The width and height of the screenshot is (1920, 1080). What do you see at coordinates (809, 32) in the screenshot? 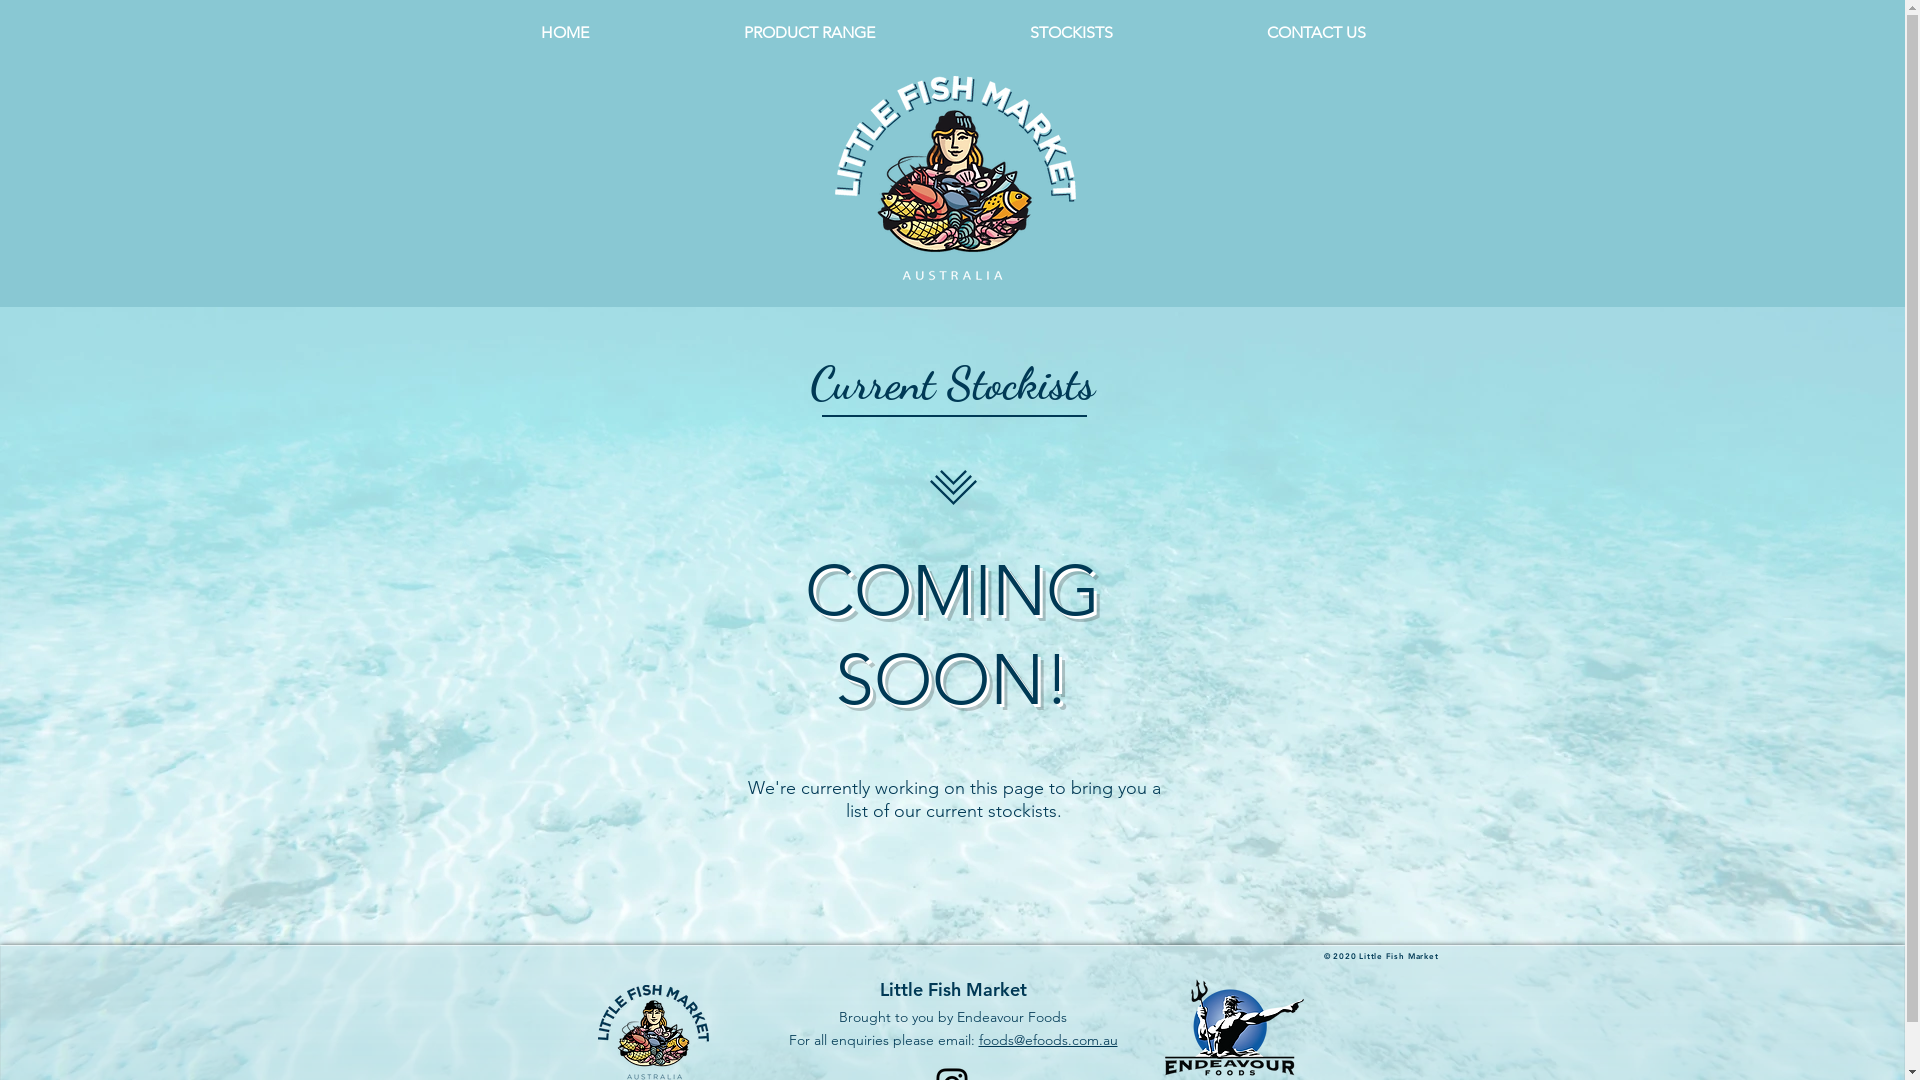
I see `'PRODUCT RANGE'` at bounding box center [809, 32].